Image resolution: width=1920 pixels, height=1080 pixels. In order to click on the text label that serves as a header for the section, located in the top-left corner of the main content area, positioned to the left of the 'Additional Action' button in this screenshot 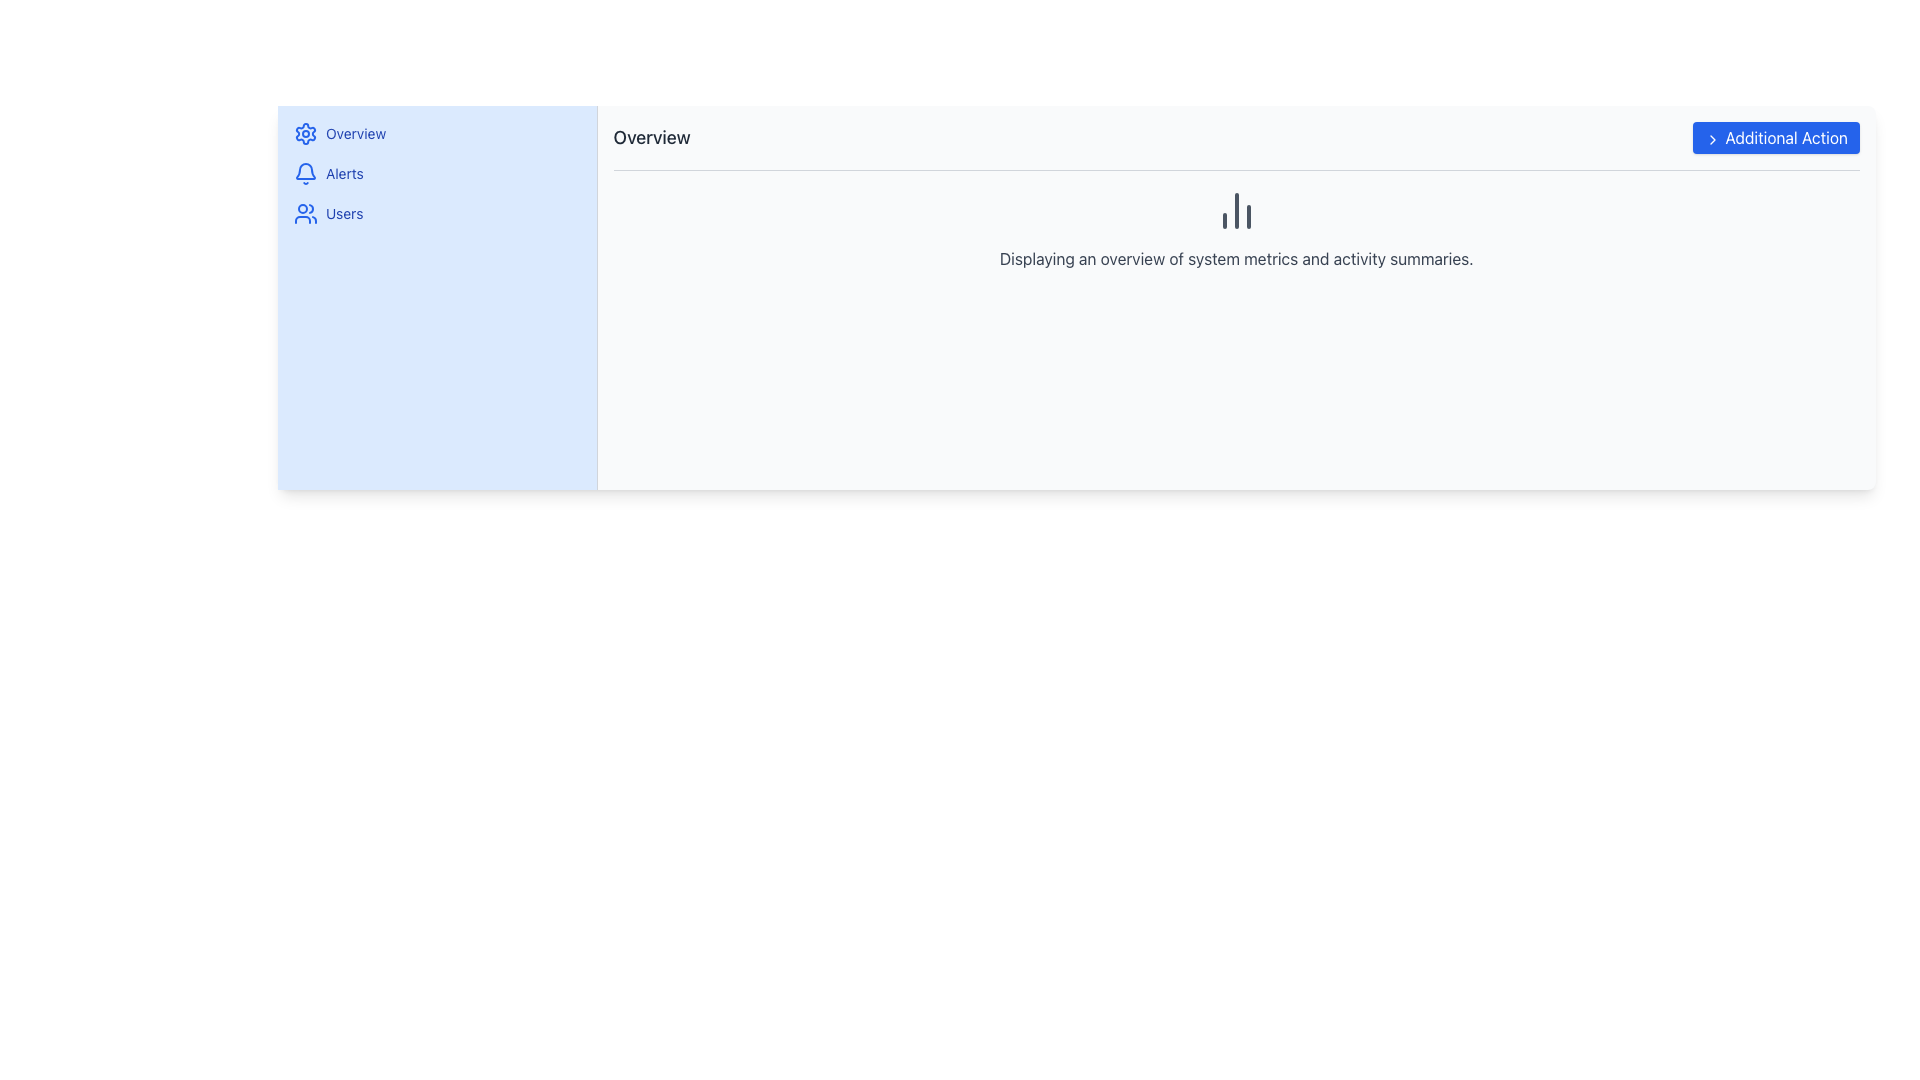, I will do `click(652, 137)`.